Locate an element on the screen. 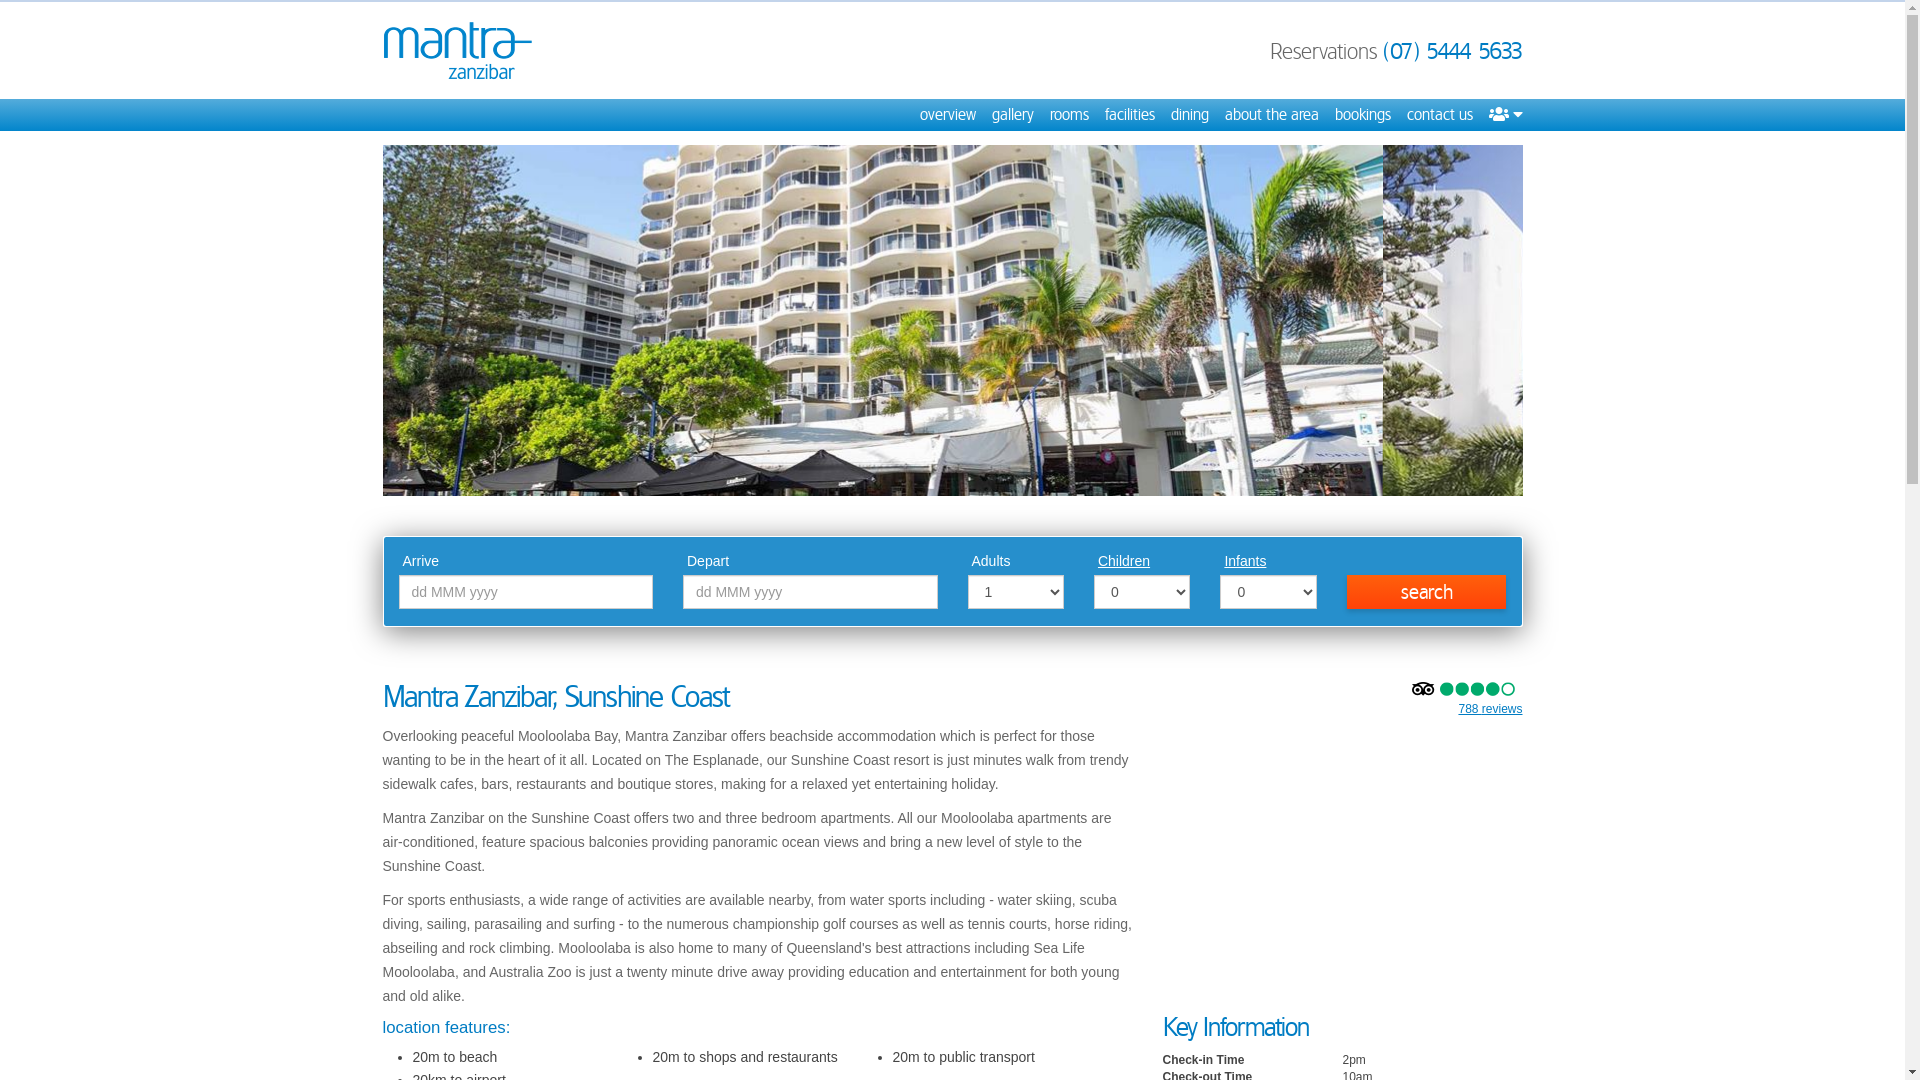 The image size is (1920, 1080). 'dining' is located at coordinates (1189, 115).